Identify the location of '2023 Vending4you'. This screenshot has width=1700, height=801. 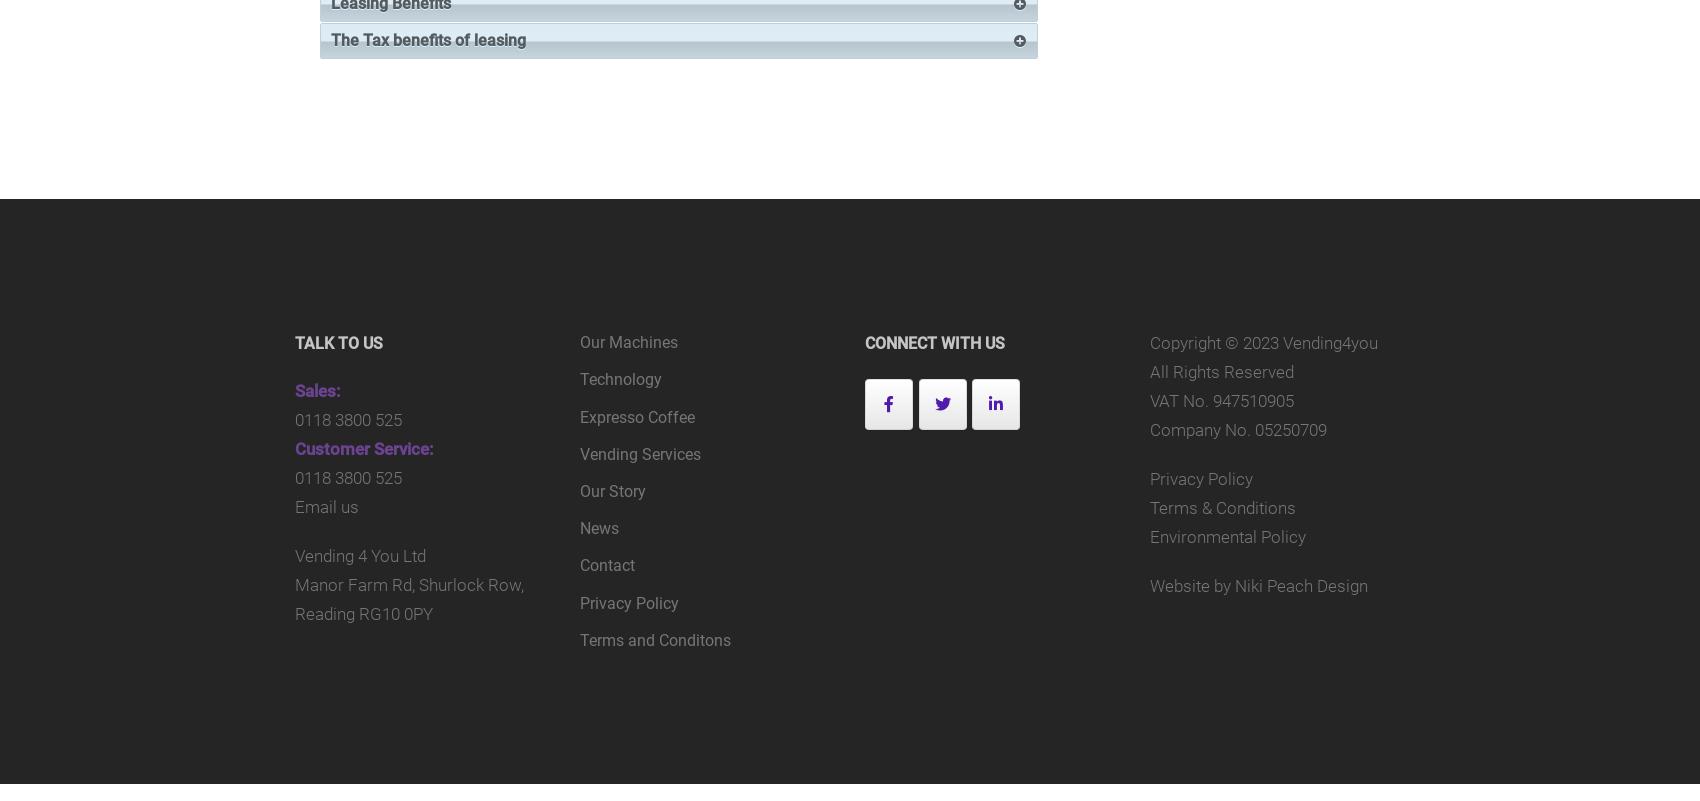
(1310, 341).